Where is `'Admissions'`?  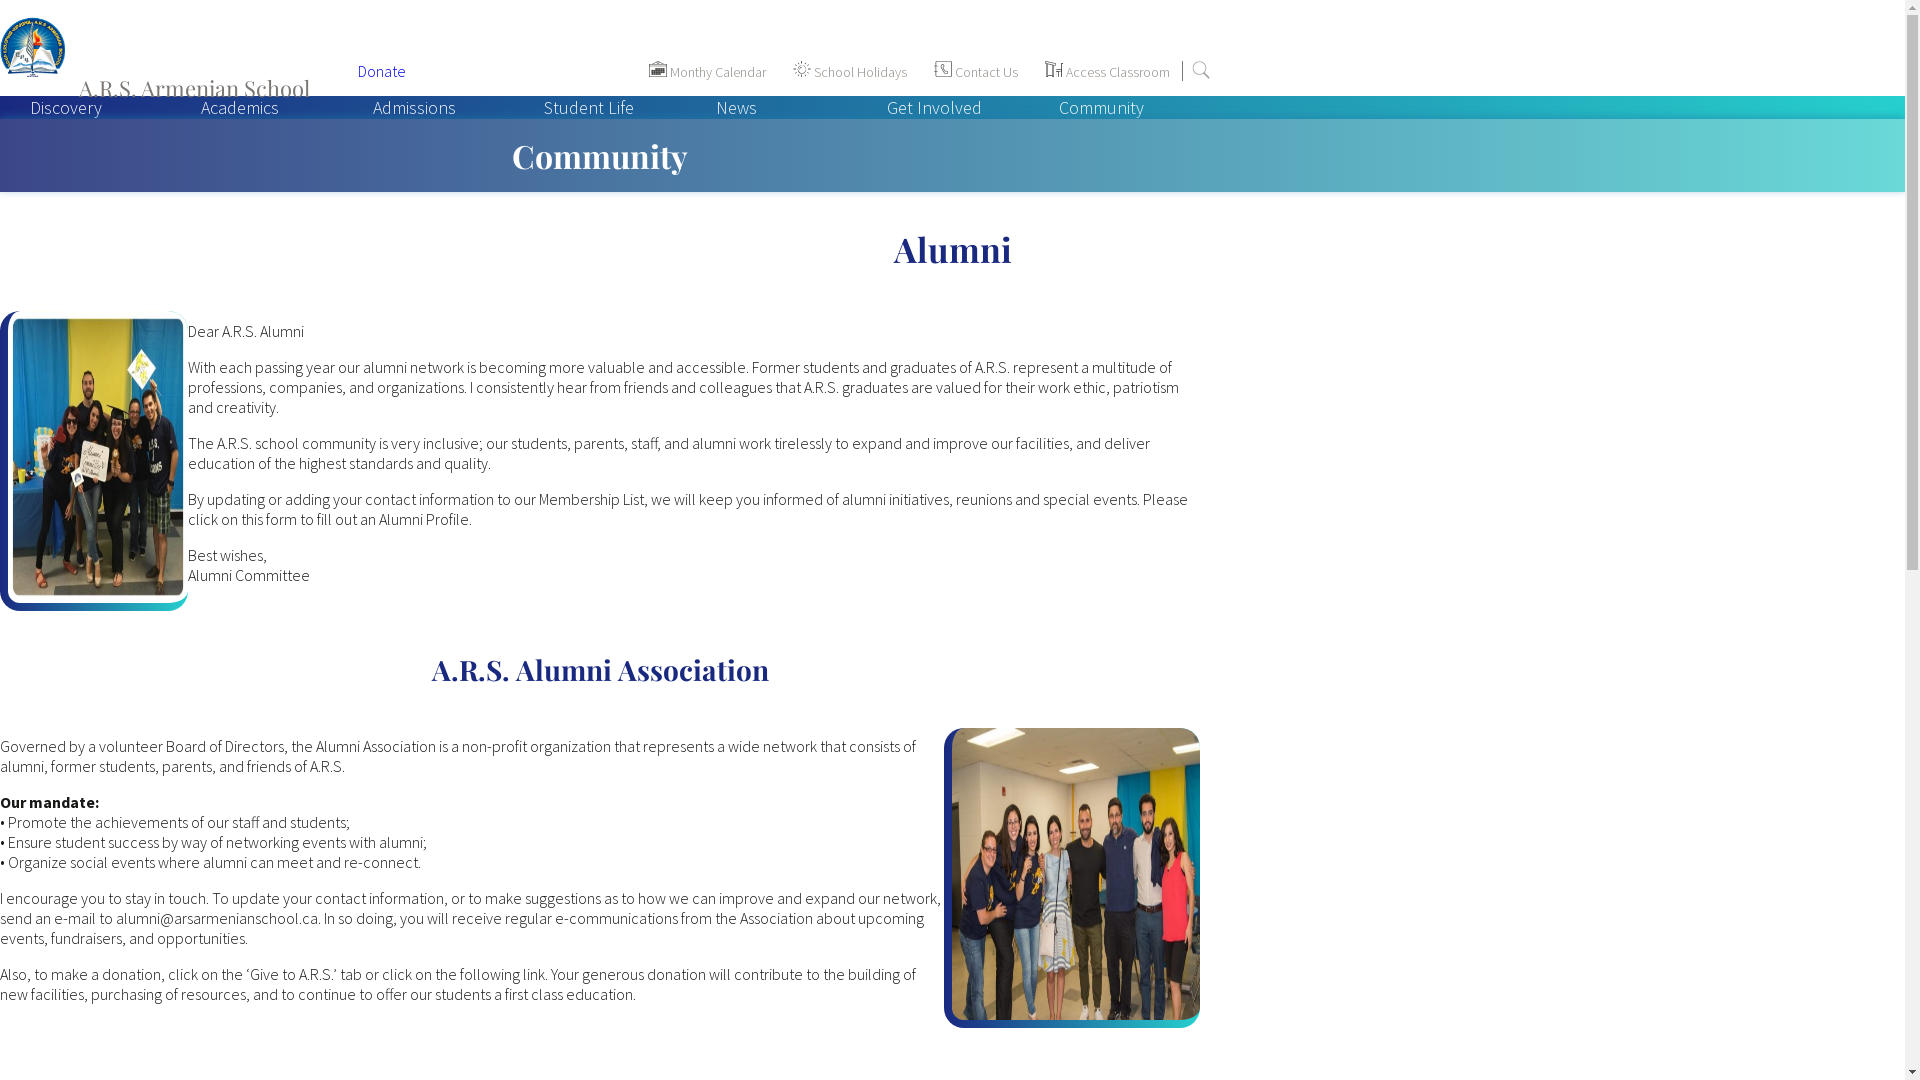 'Admissions' is located at coordinates (413, 107).